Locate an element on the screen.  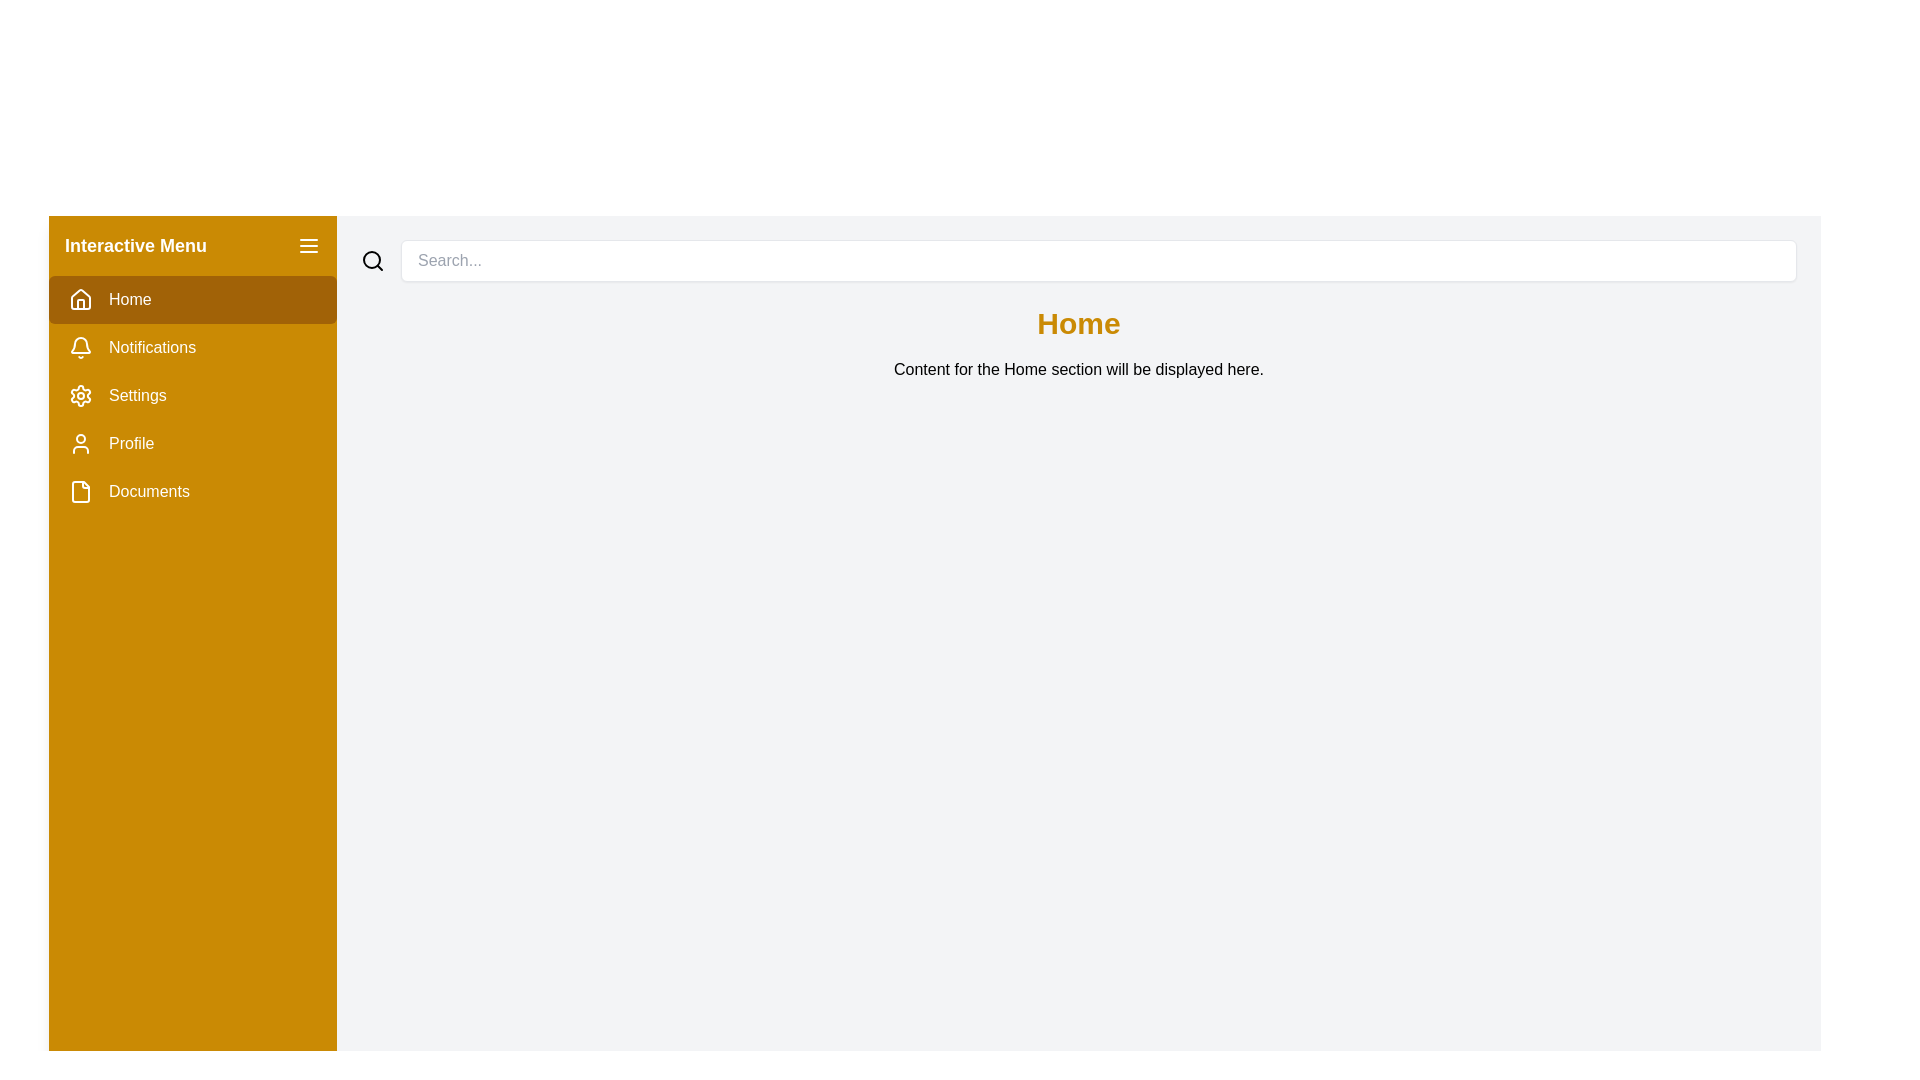
the notifications icon located in the left navigation bar, which is the second item from the top is located at coordinates (80, 346).